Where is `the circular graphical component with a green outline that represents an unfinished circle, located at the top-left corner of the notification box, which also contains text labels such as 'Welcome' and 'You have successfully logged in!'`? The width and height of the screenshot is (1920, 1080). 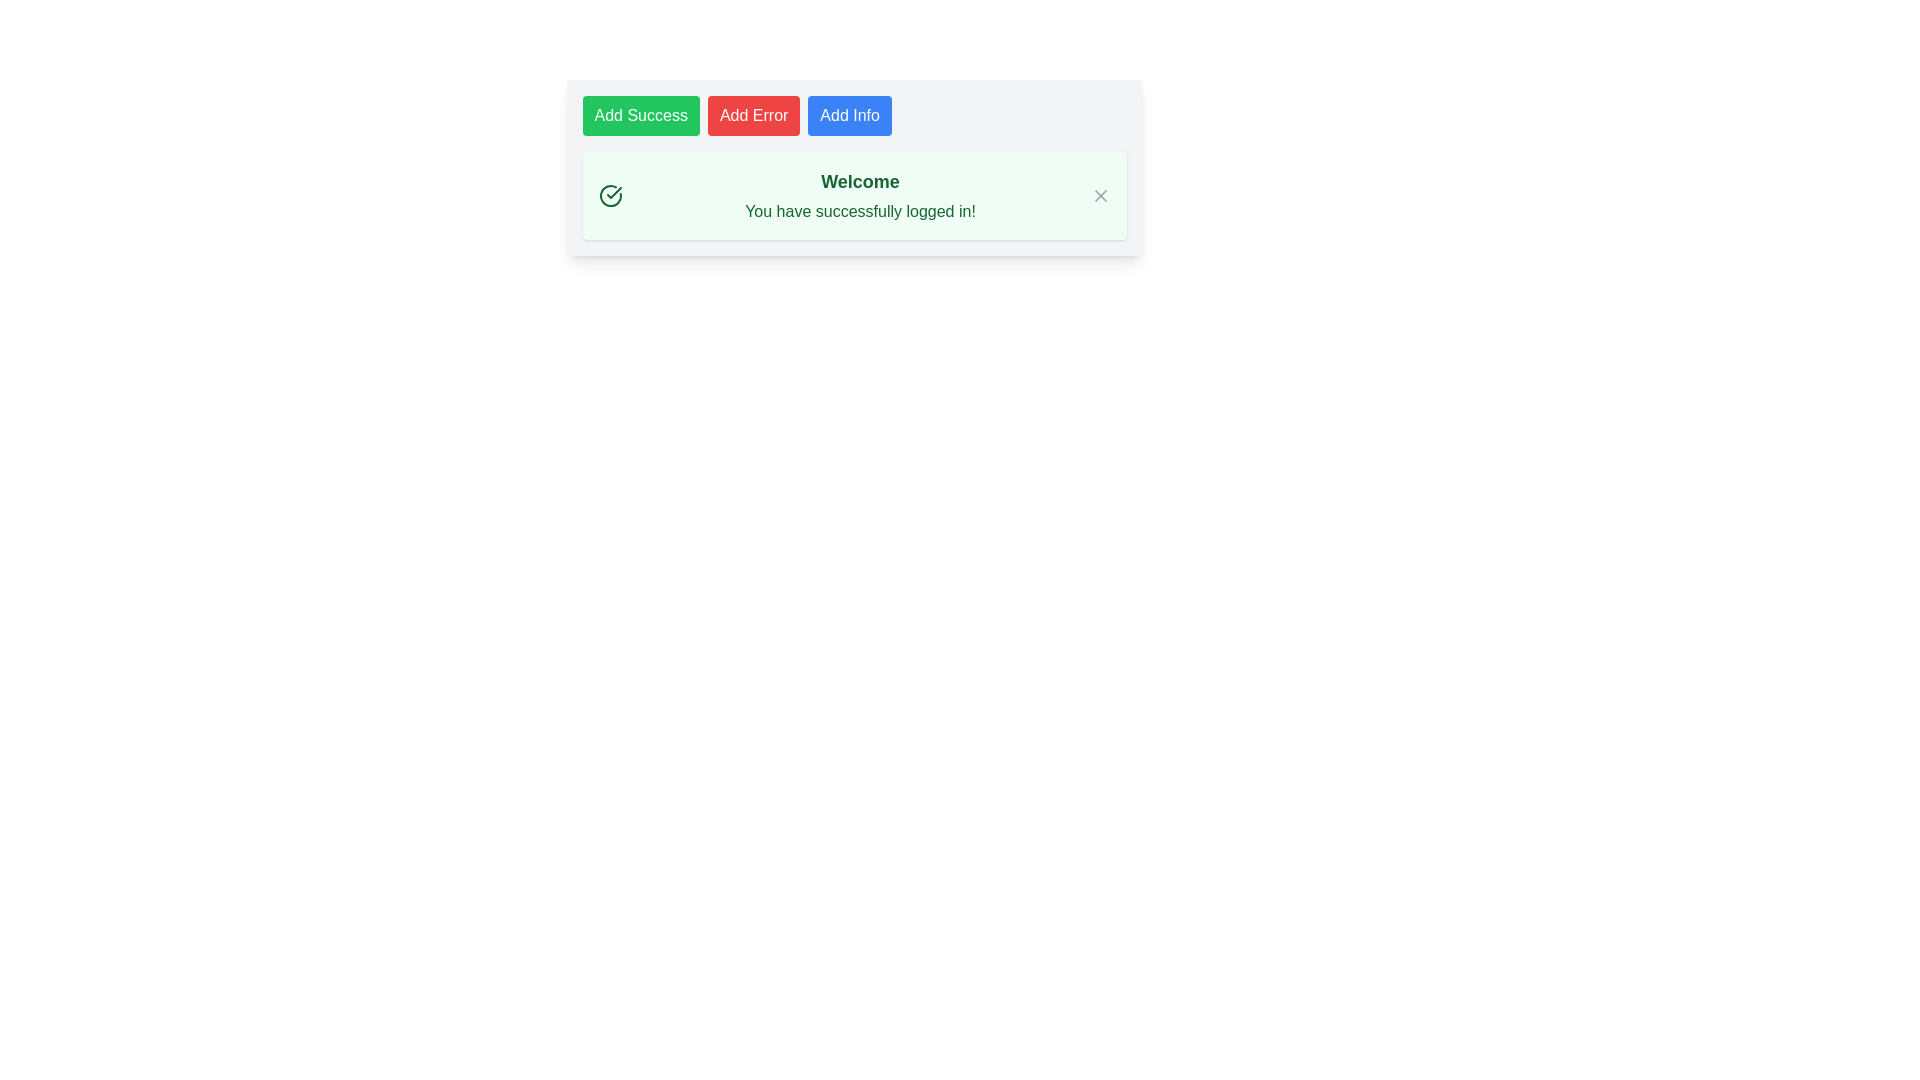 the circular graphical component with a green outline that represents an unfinished circle, located at the top-left corner of the notification box, which also contains text labels such as 'Welcome' and 'You have successfully logged in!' is located at coordinates (609, 196).